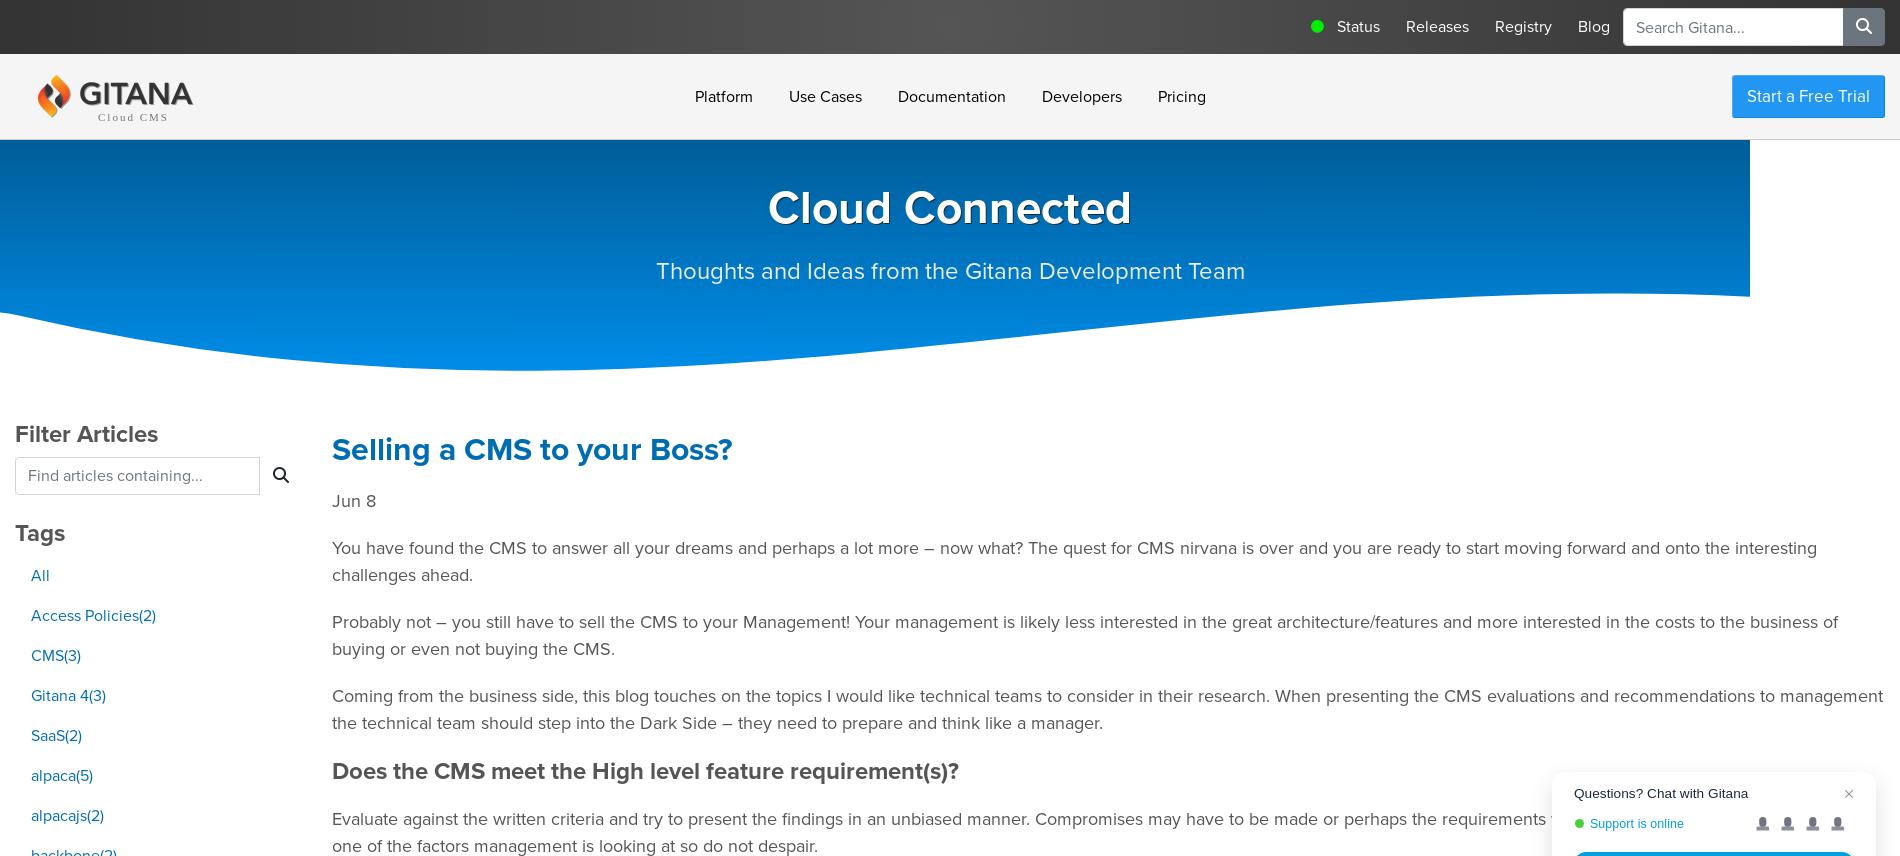 This screenshot has width=1900, height=856. I want to click on 'Continuously train your own AI models as experts on your business, brand, products to engage with customers in real-time.', so click(699, 520).